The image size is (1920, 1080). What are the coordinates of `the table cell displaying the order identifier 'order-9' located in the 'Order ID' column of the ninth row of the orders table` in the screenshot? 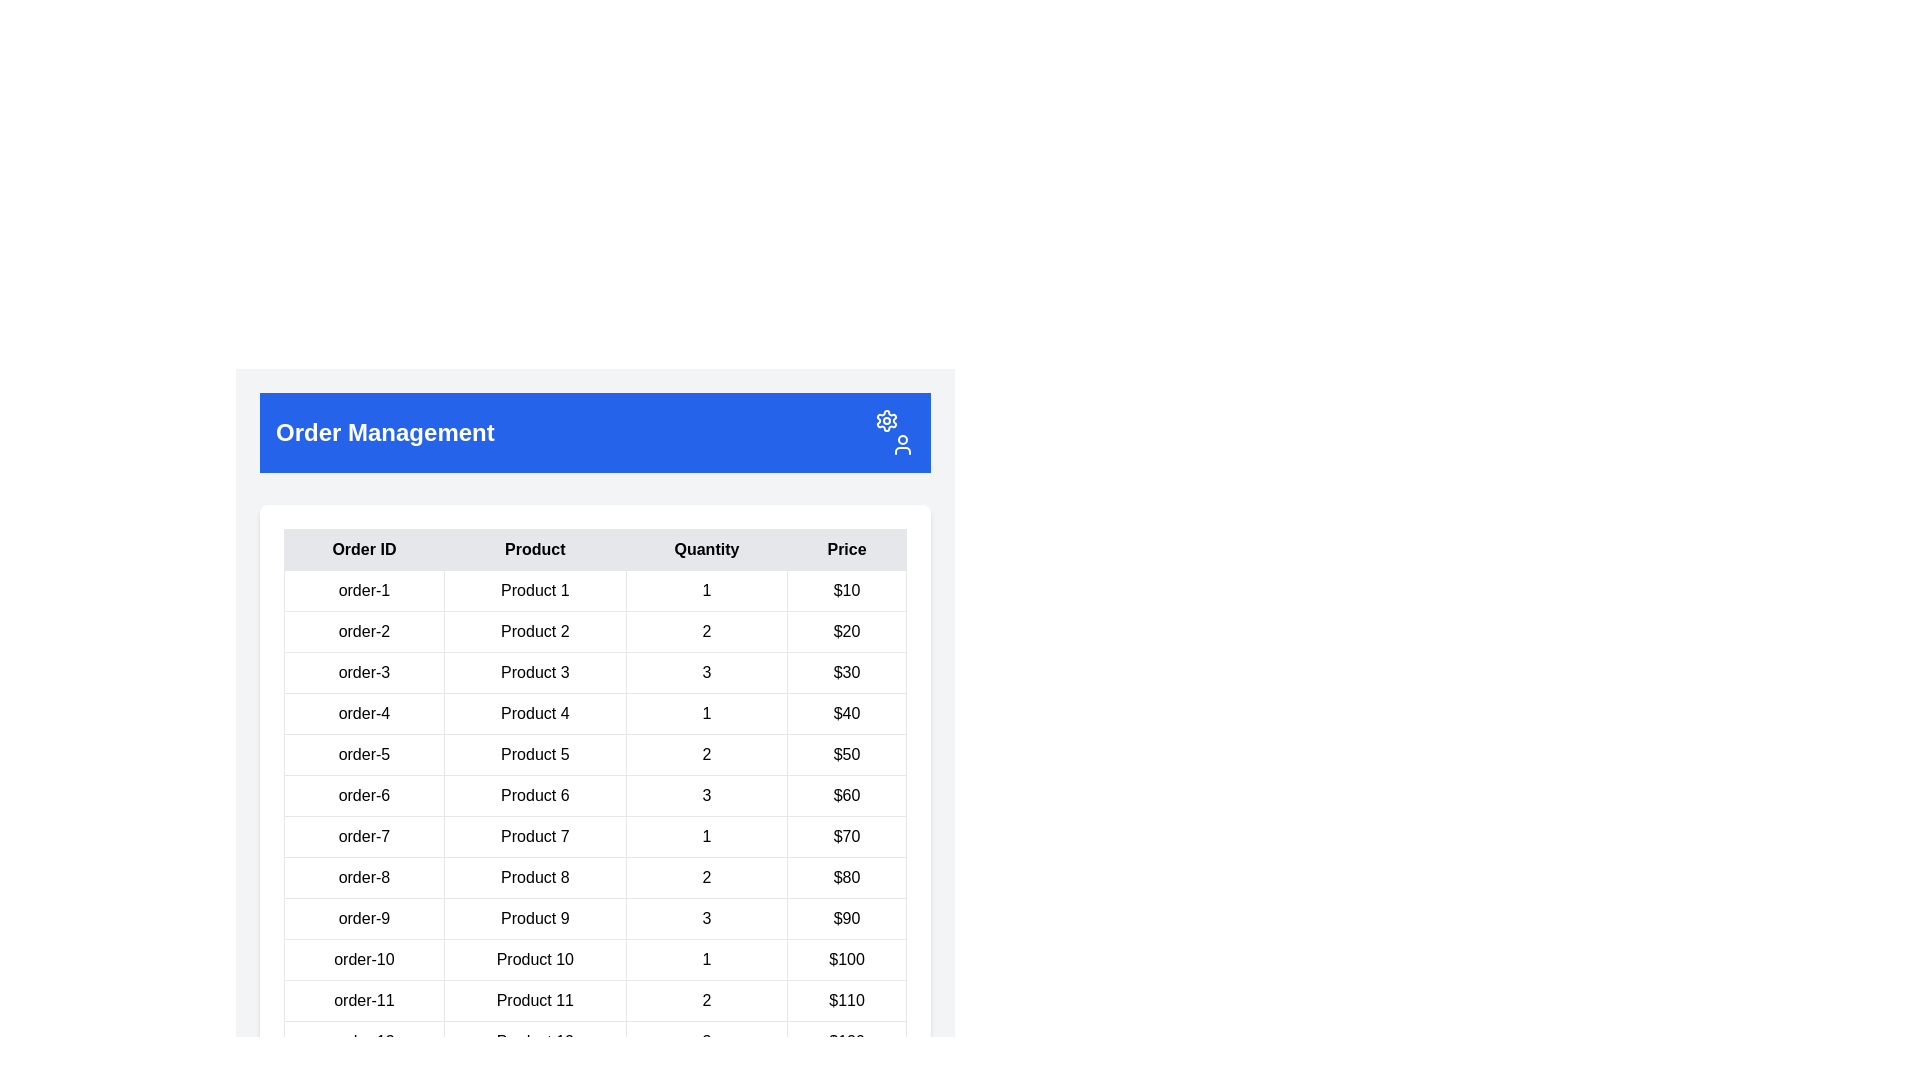 It's located at (364, 918).